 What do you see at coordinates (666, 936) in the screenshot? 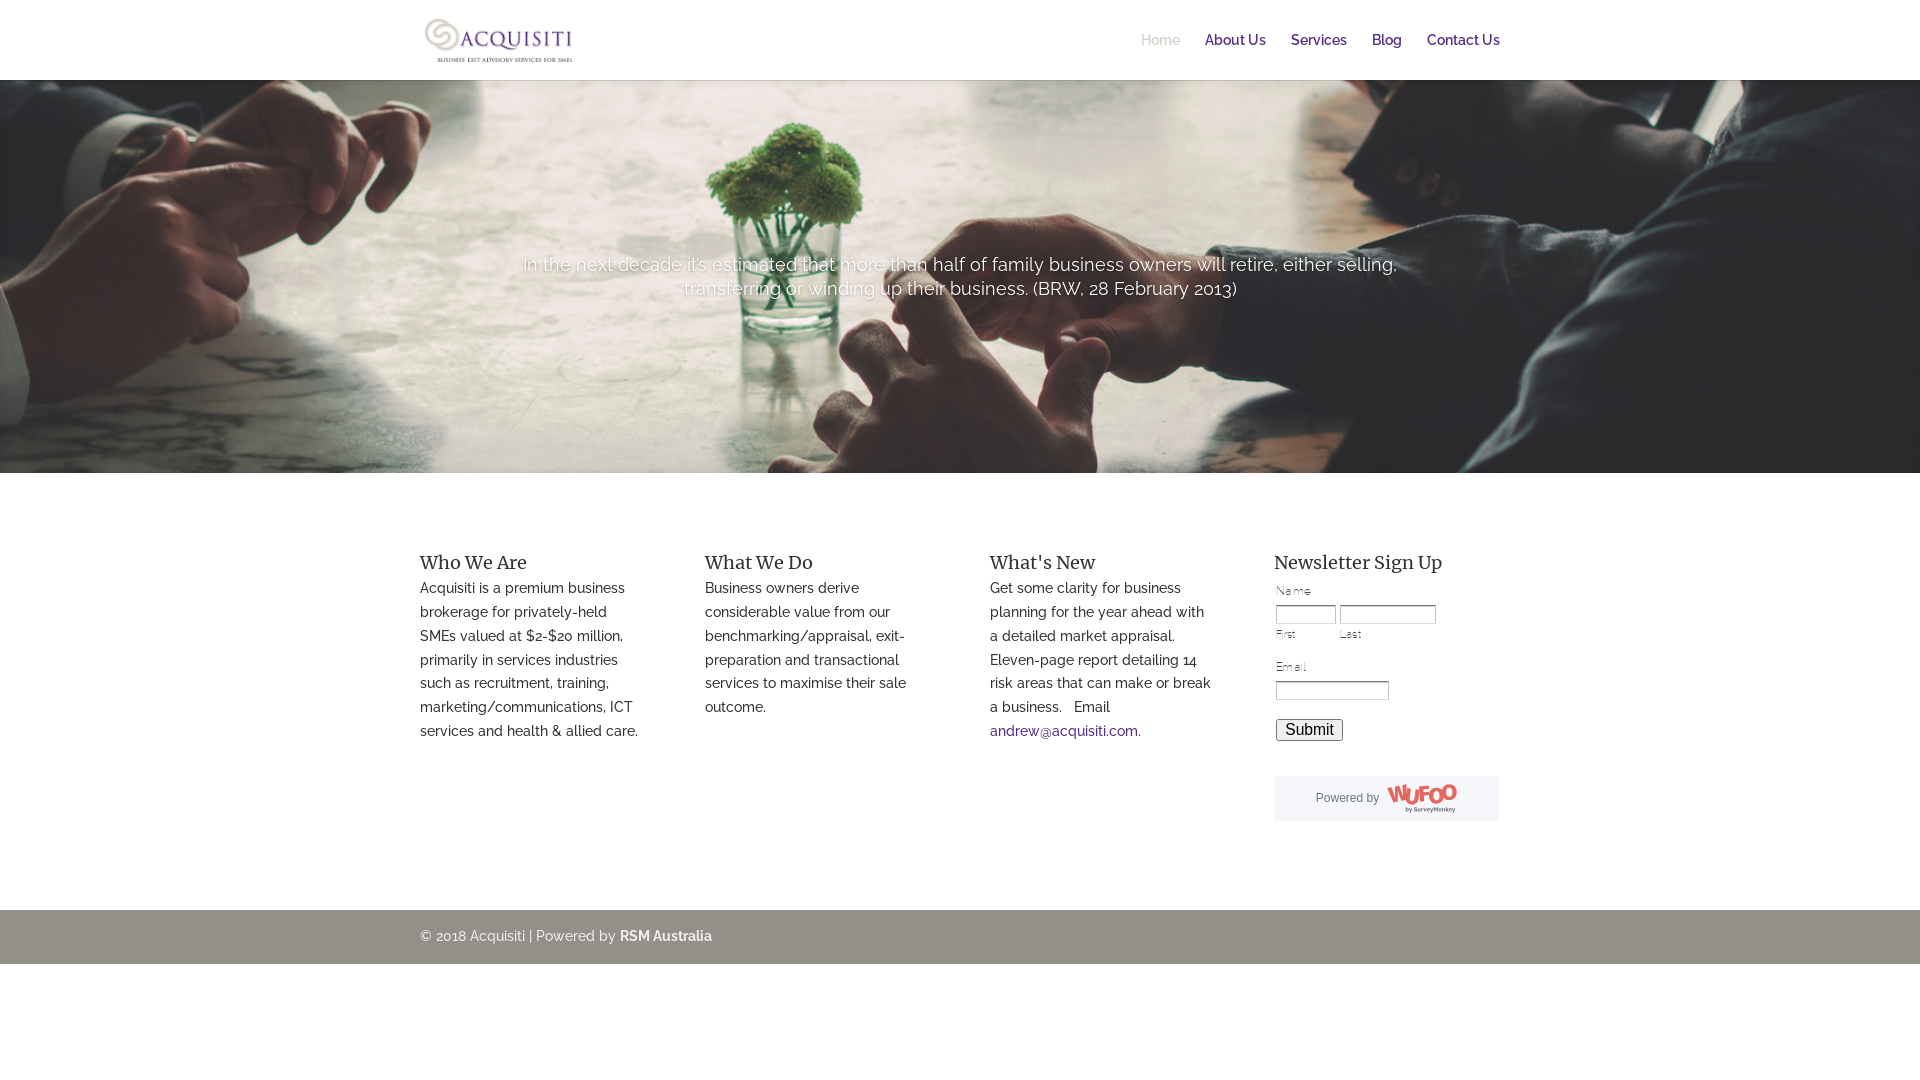
I see `'RSM Australia'` at bounding box center [666, 936].